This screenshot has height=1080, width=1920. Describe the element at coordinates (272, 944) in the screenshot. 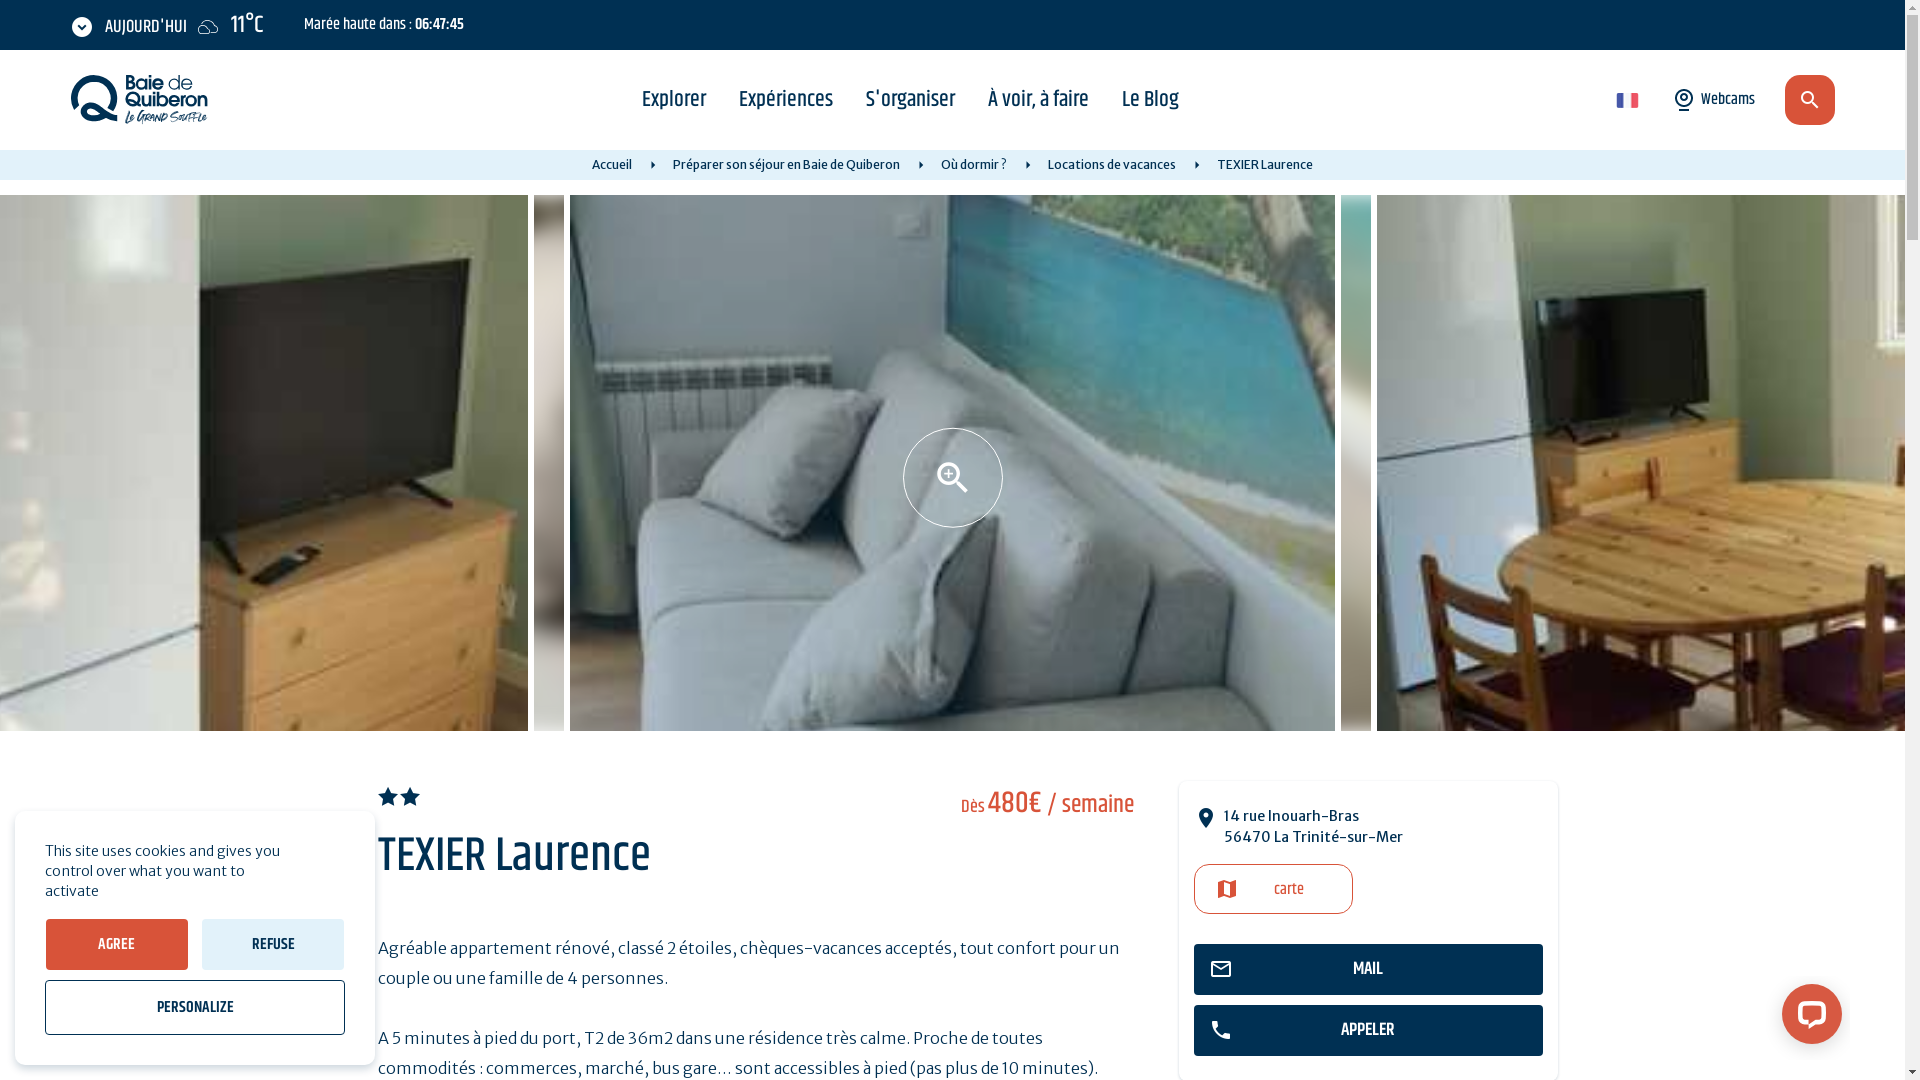

I see `'REFUSE'` at that location.